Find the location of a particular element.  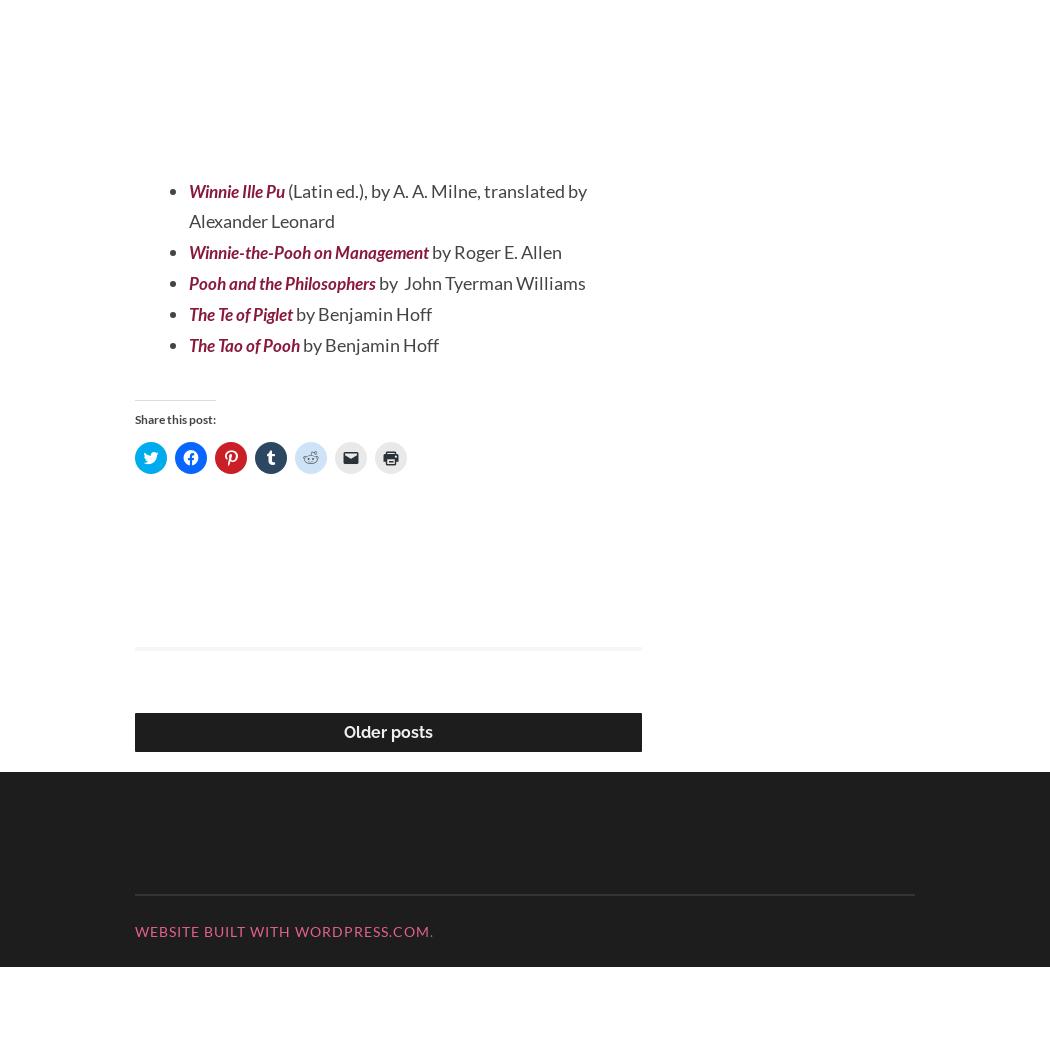

'Pooh and the Philosophers' is located at coordinates (188, 353).